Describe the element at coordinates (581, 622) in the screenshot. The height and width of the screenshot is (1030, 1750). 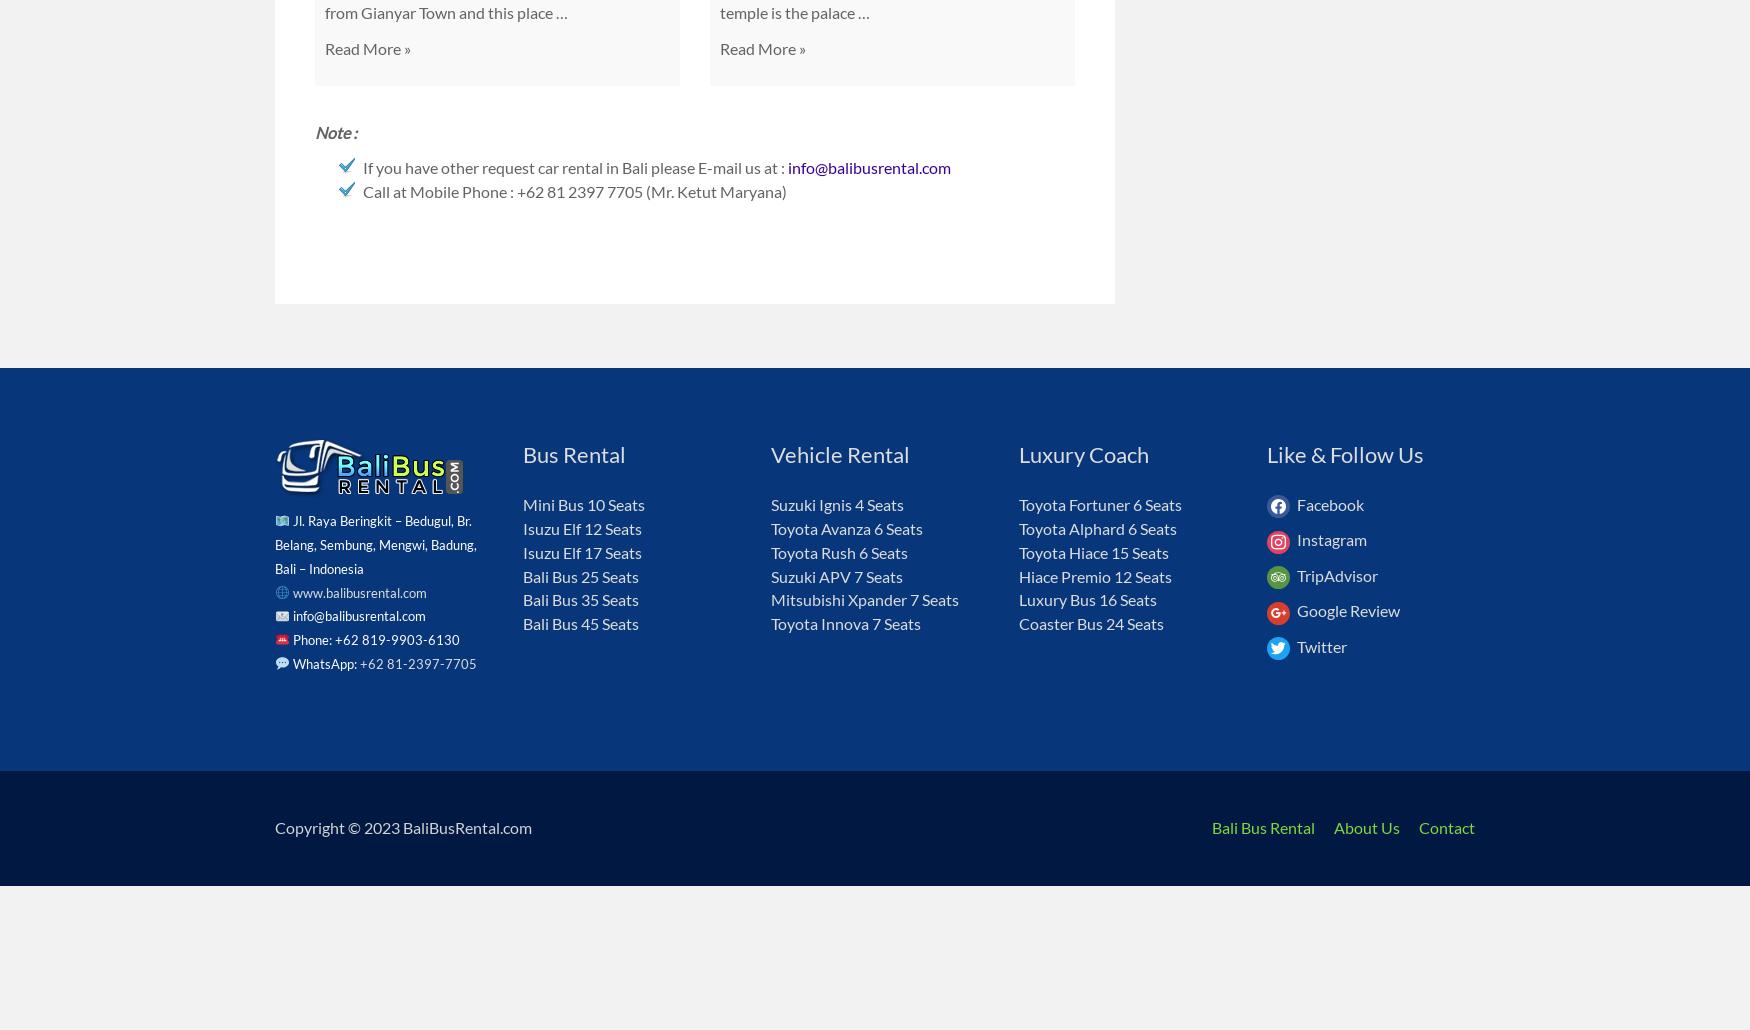
I see `'Bali Bus 45 Seats'` at that location.